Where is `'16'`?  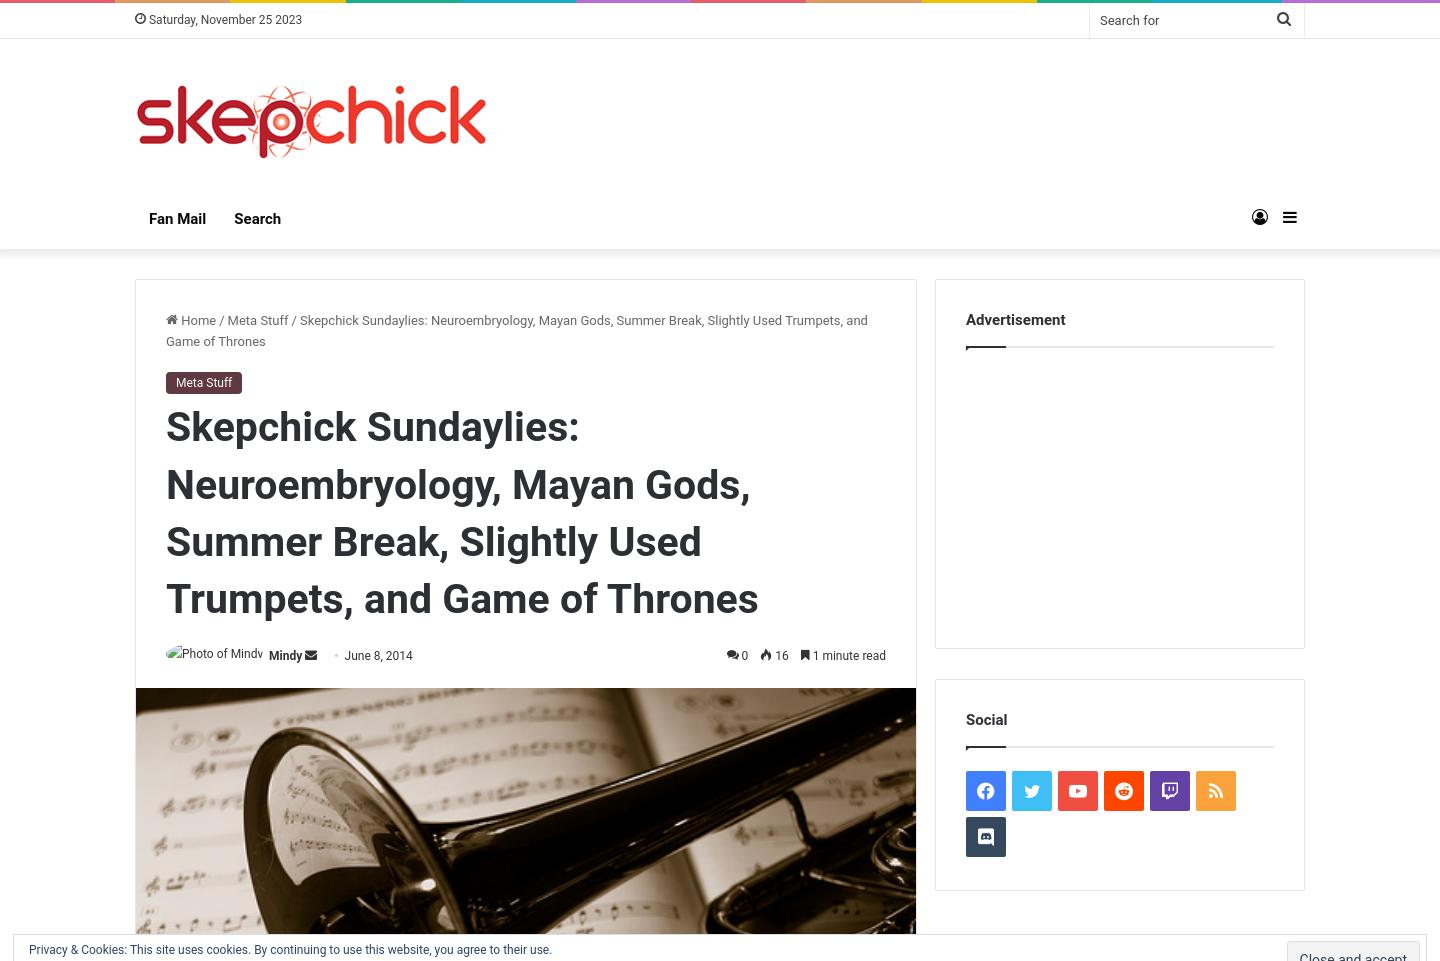 '16' is located at coordinates (779, 654).